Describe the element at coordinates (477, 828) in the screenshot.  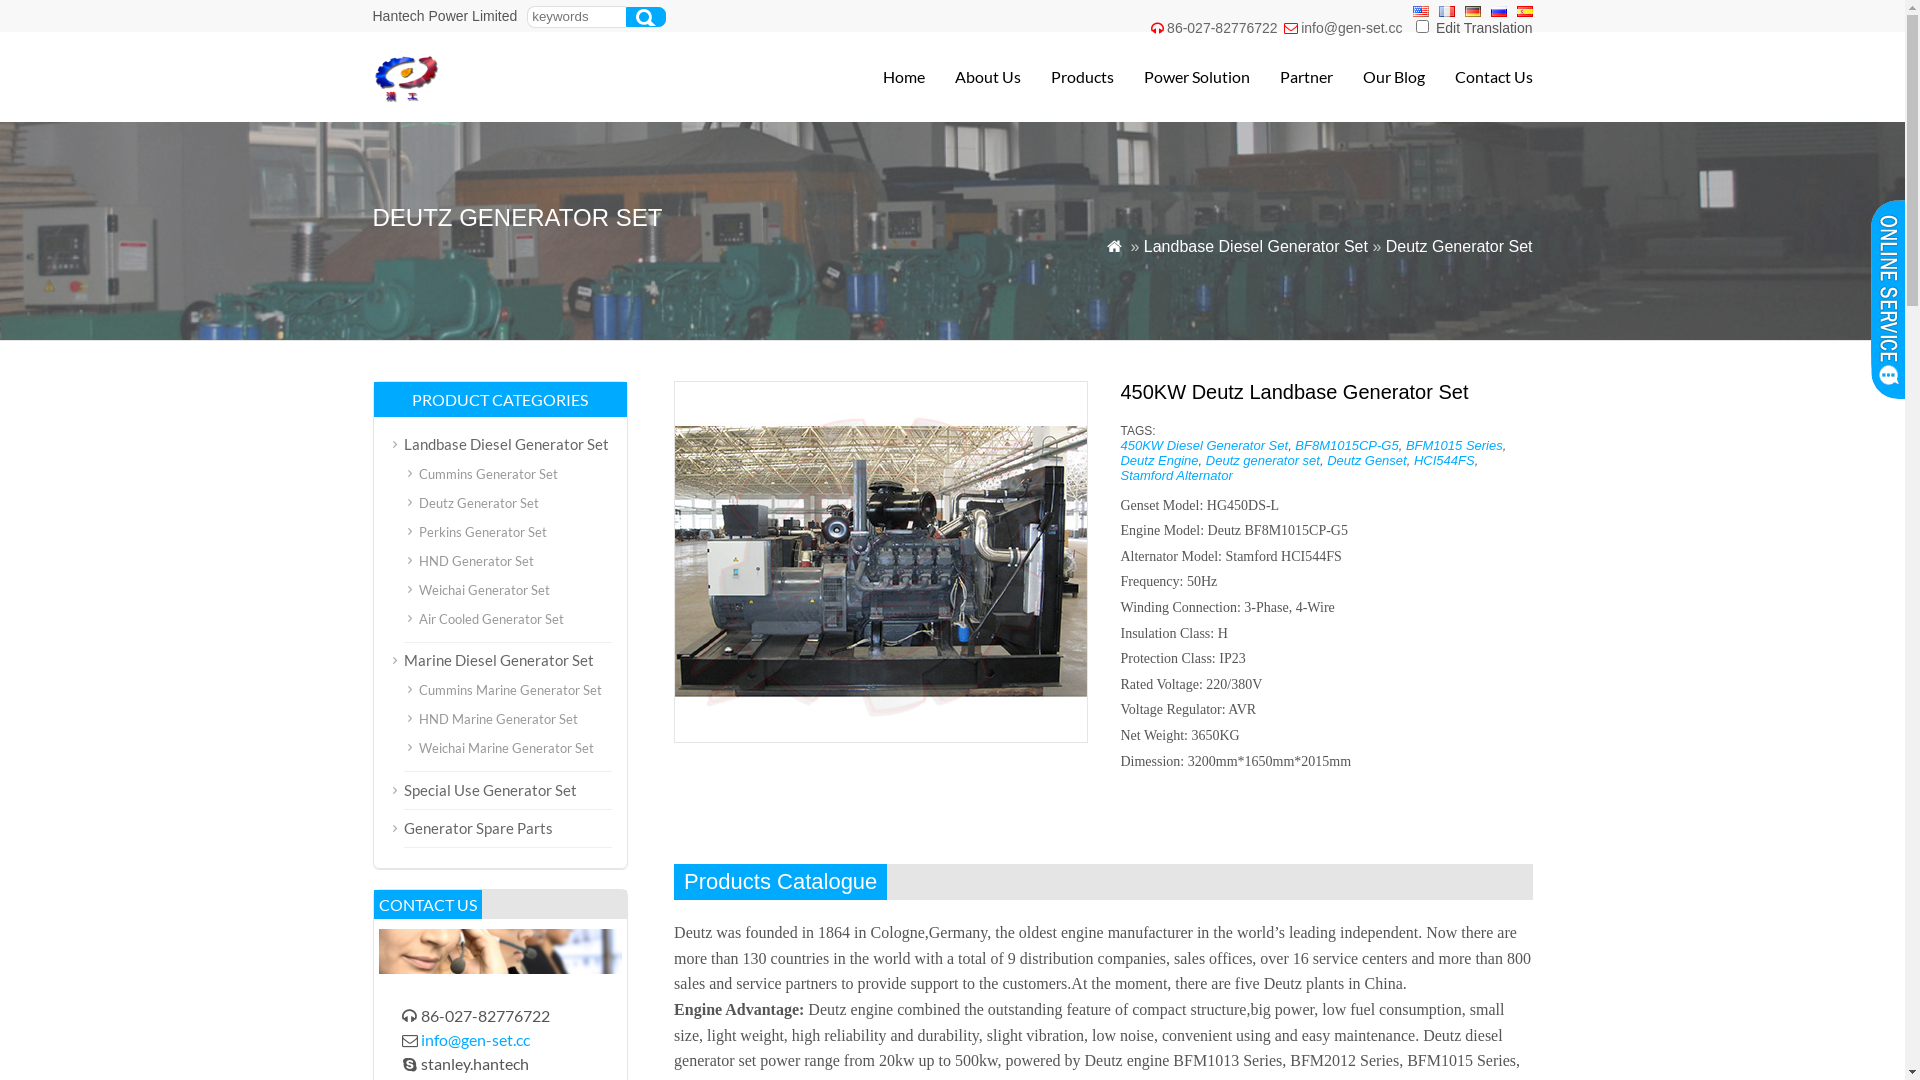
I see `'Generator Spare Parts'` at that location.